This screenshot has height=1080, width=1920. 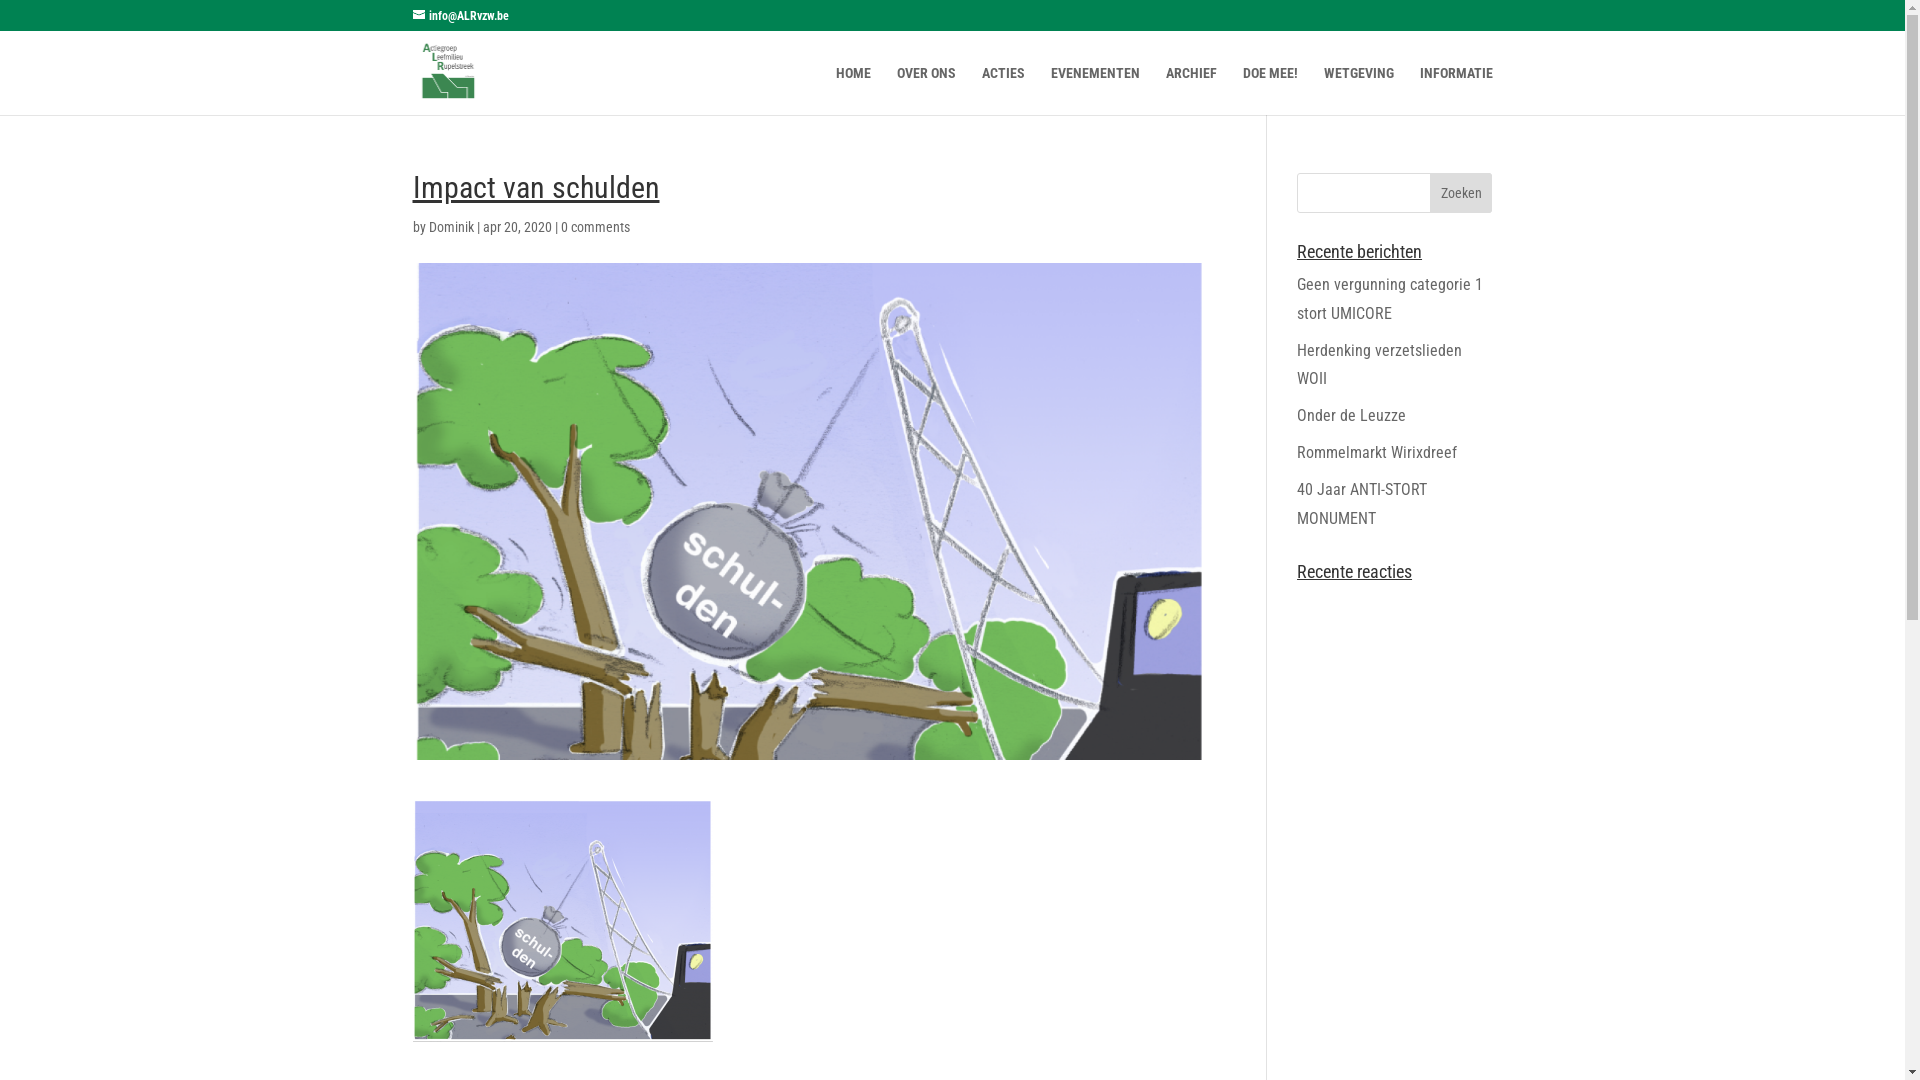 I want to click on '40 Jaar ANTI-STORT MONUMENT', so click(x=1361, y=503).